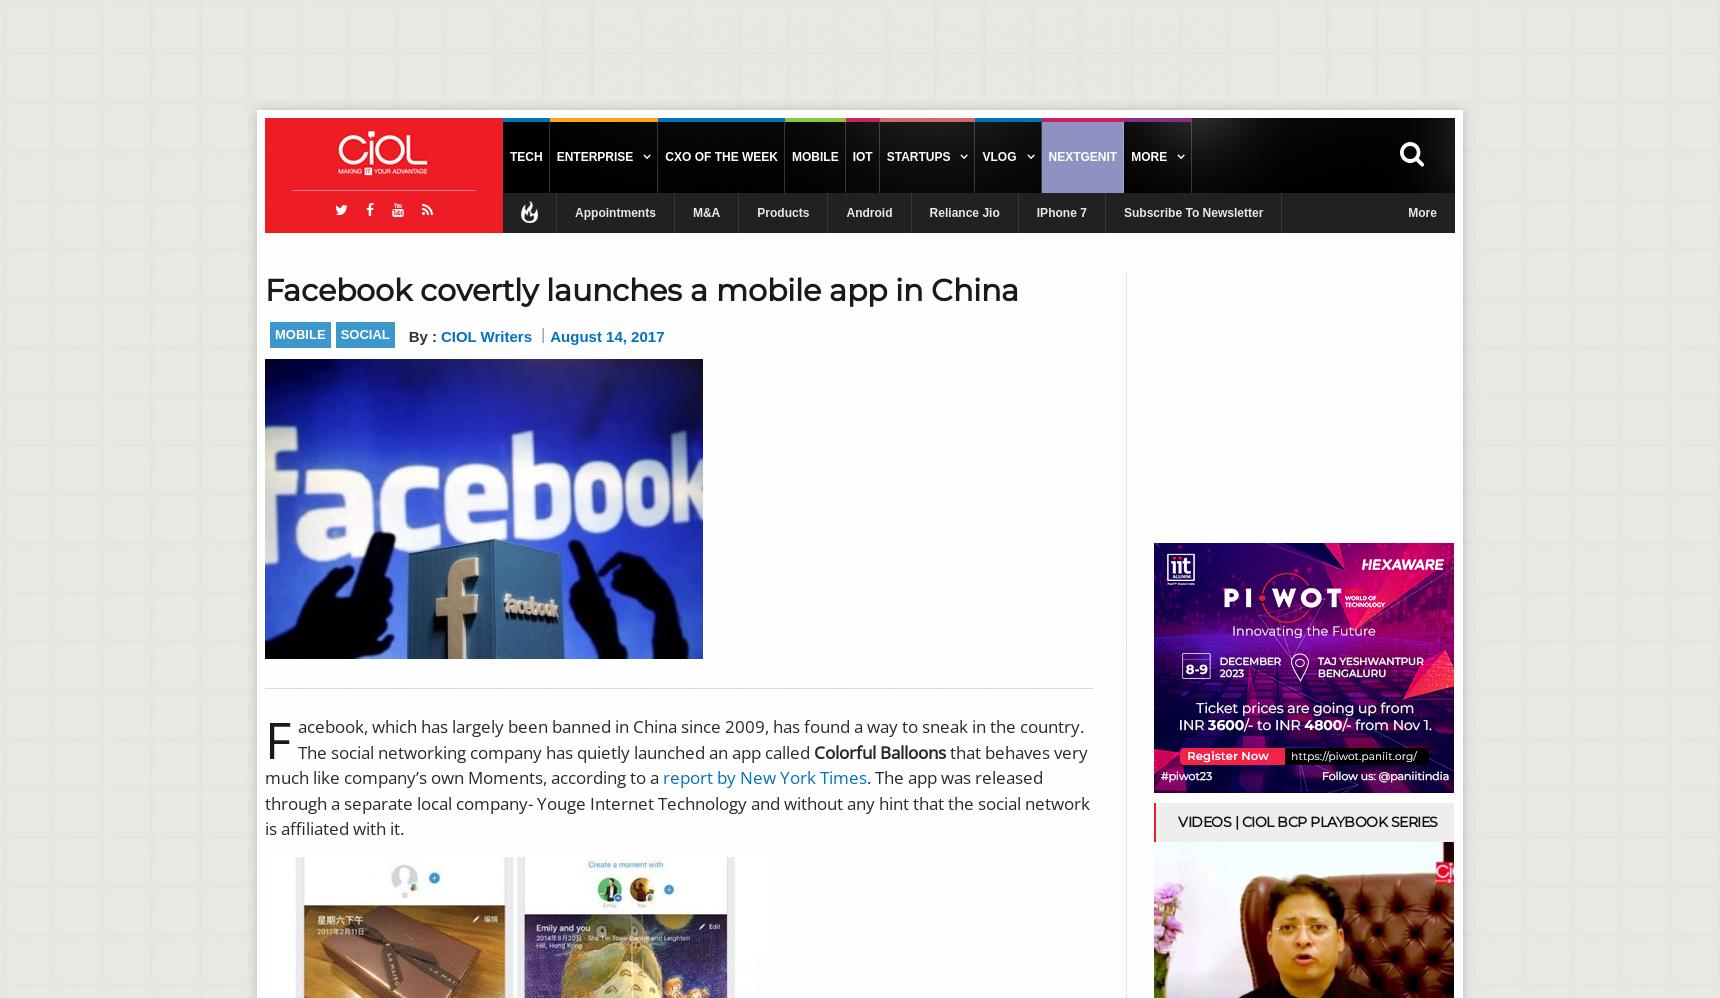 This screenshot has height=998, width=1720. What do you see at coordinates (605, 336) in the screenshot?
I see `'August 14, 2017'` at bounding box center [605, 336].